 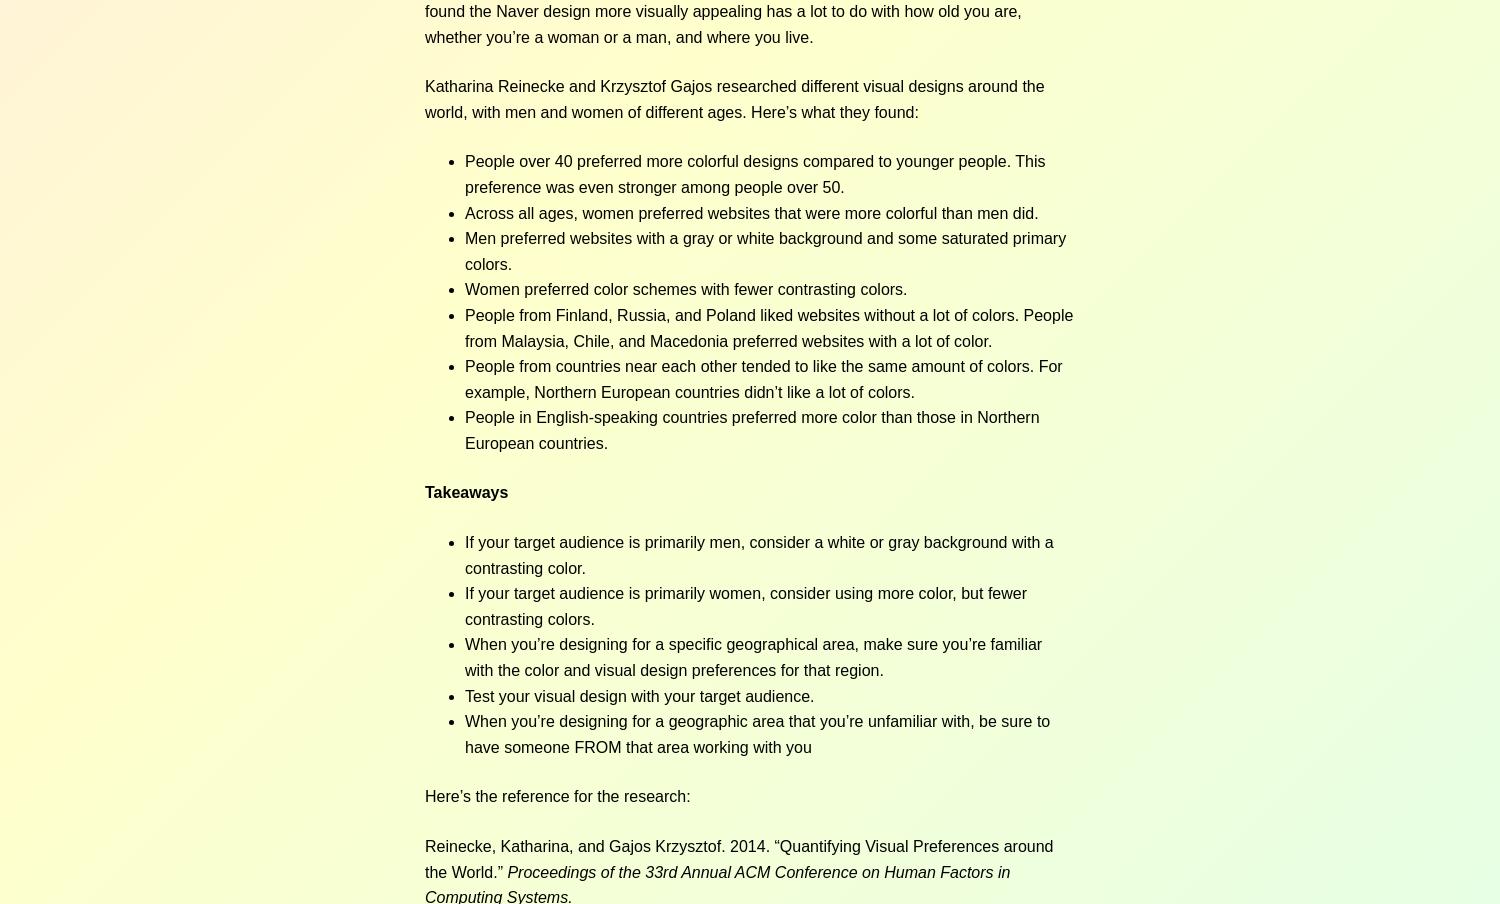 What do you see at coordinates (754, 174) in the screenshot?
I see `'People over 40 preferred more colorful designs compared to younger people. This preference was even stronger among people over 50.'` at bounding box center [754, 174].